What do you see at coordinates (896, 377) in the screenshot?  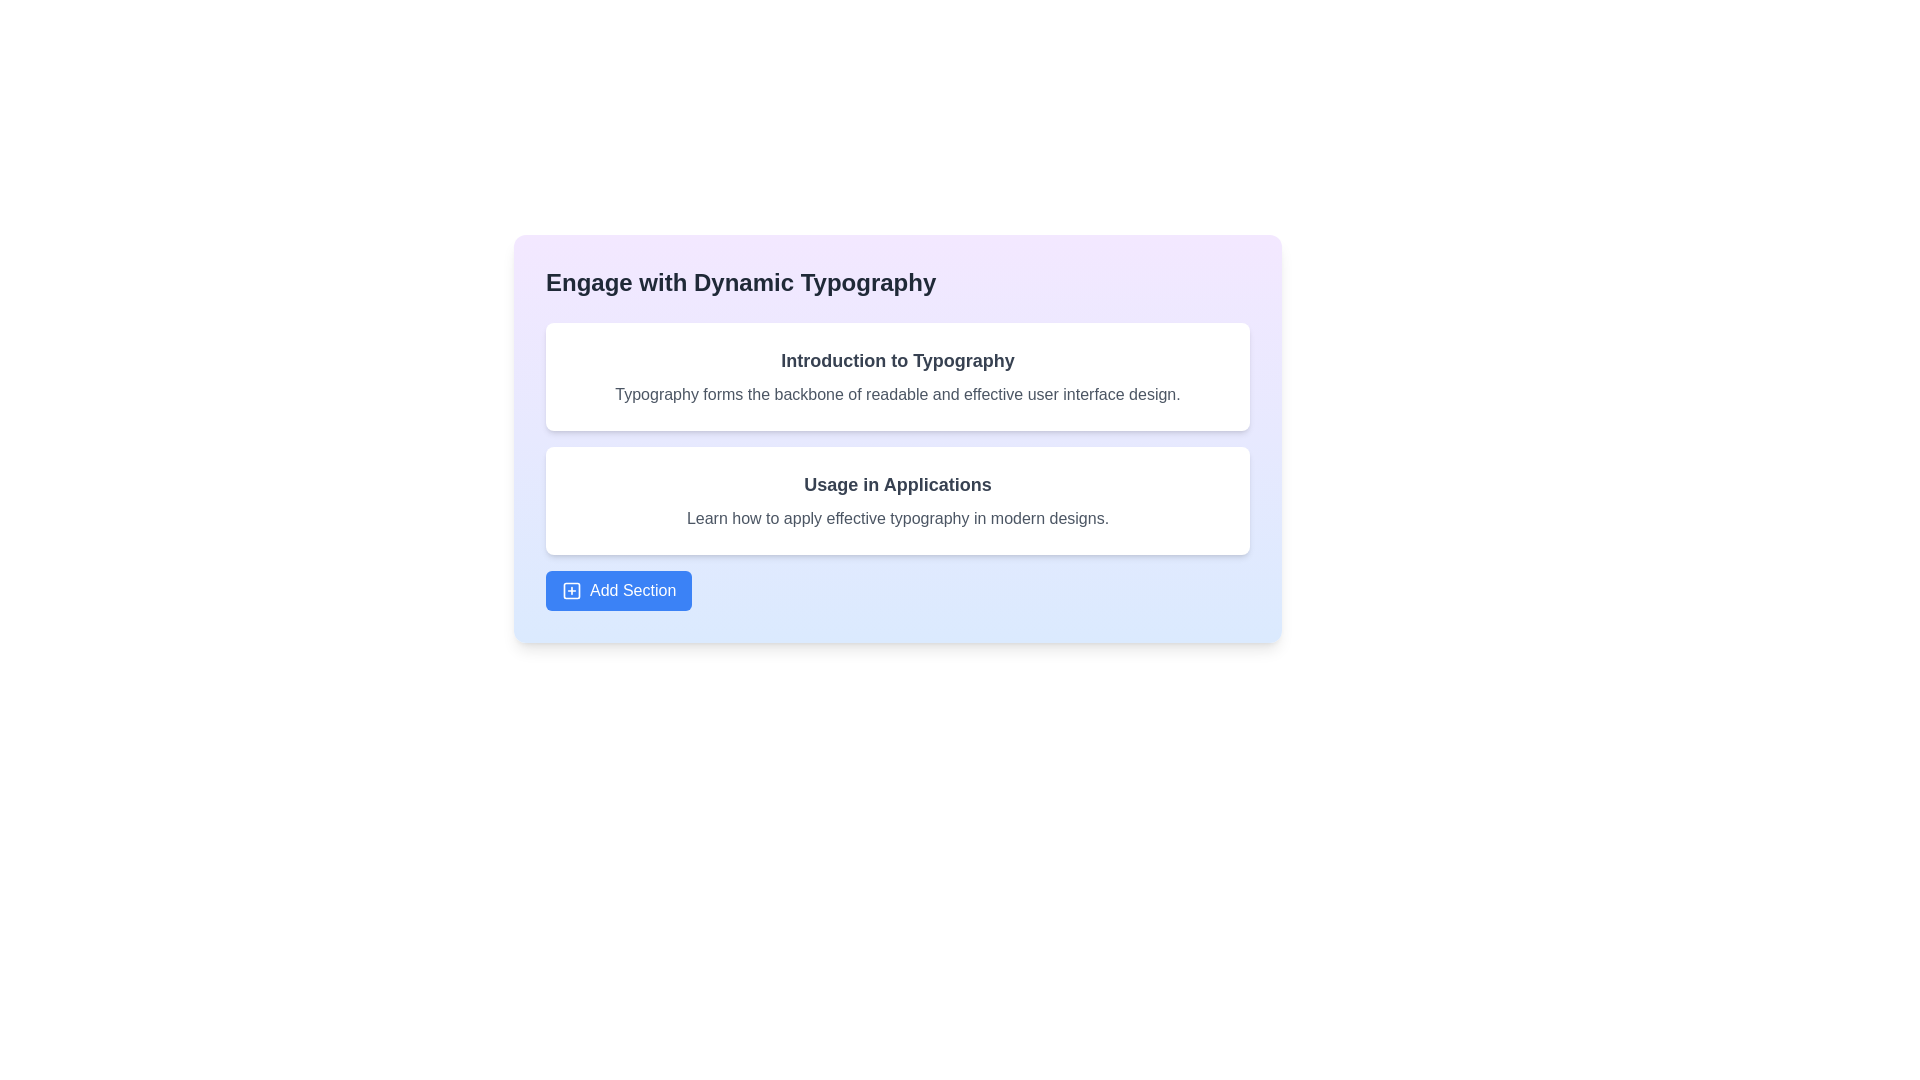 I see `the first descriptive card element containing the title 'Introduction to Typography', which is white, rounded, and shadowed, located above the second card titled 'Usage in Applications'` at bounding box center [896, 377].